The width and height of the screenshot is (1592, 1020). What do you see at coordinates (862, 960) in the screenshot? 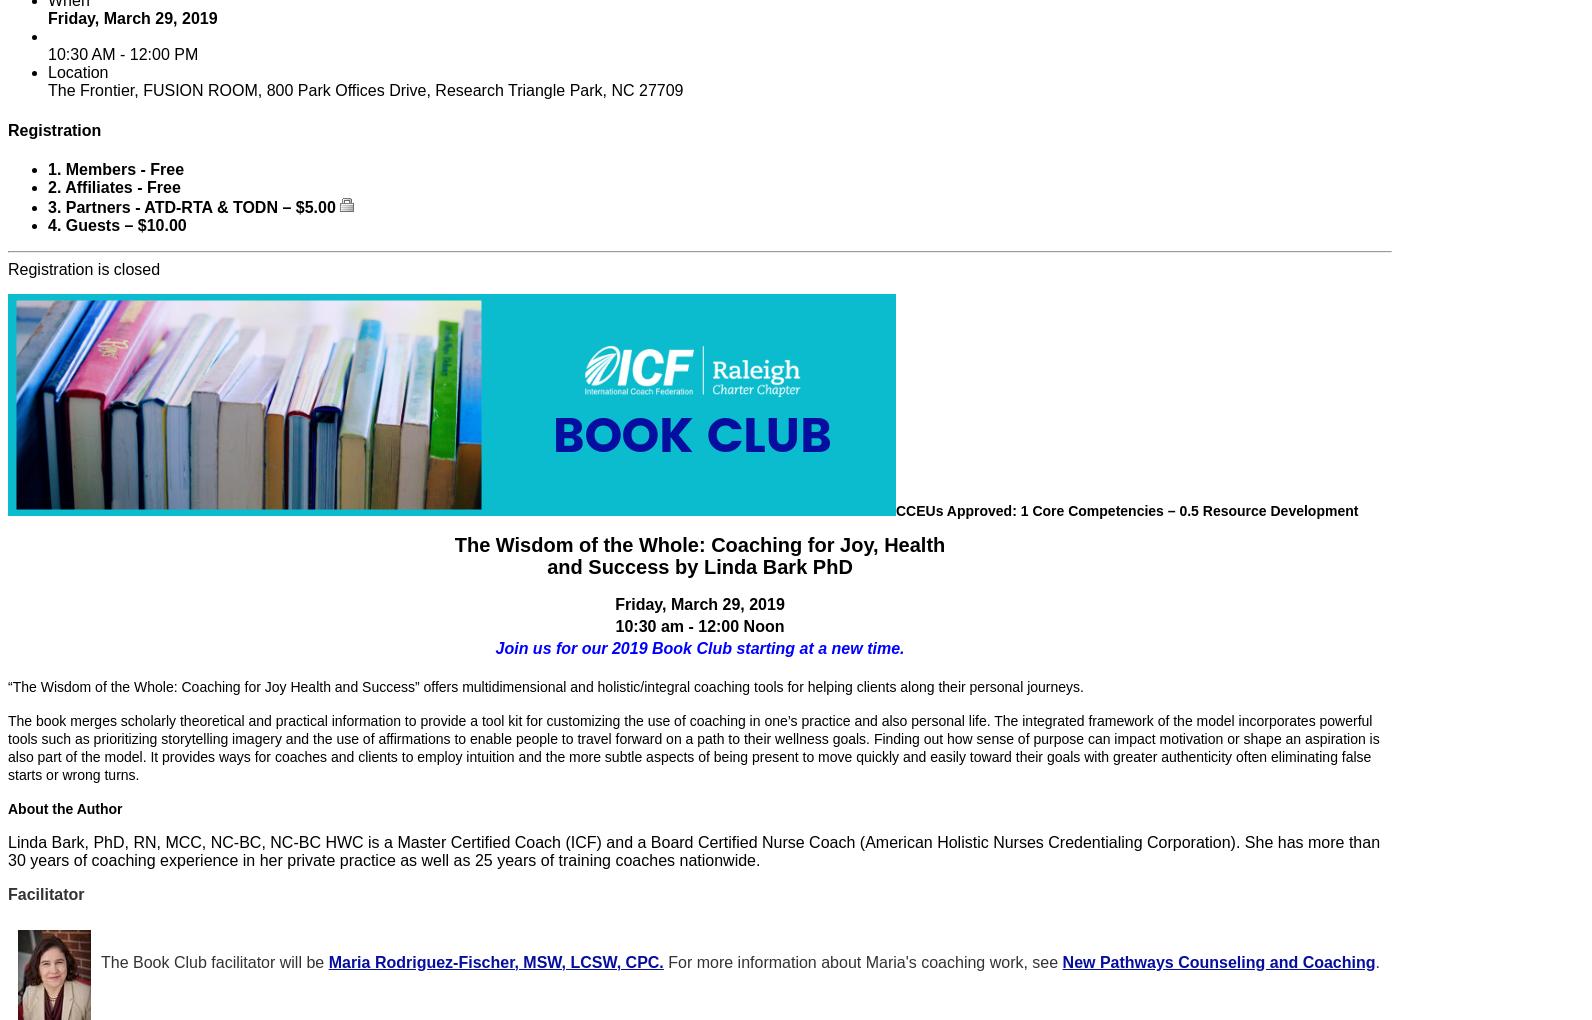
I see `'For more information about Maria's coaching work, see'` at bounding box center [862, 960].